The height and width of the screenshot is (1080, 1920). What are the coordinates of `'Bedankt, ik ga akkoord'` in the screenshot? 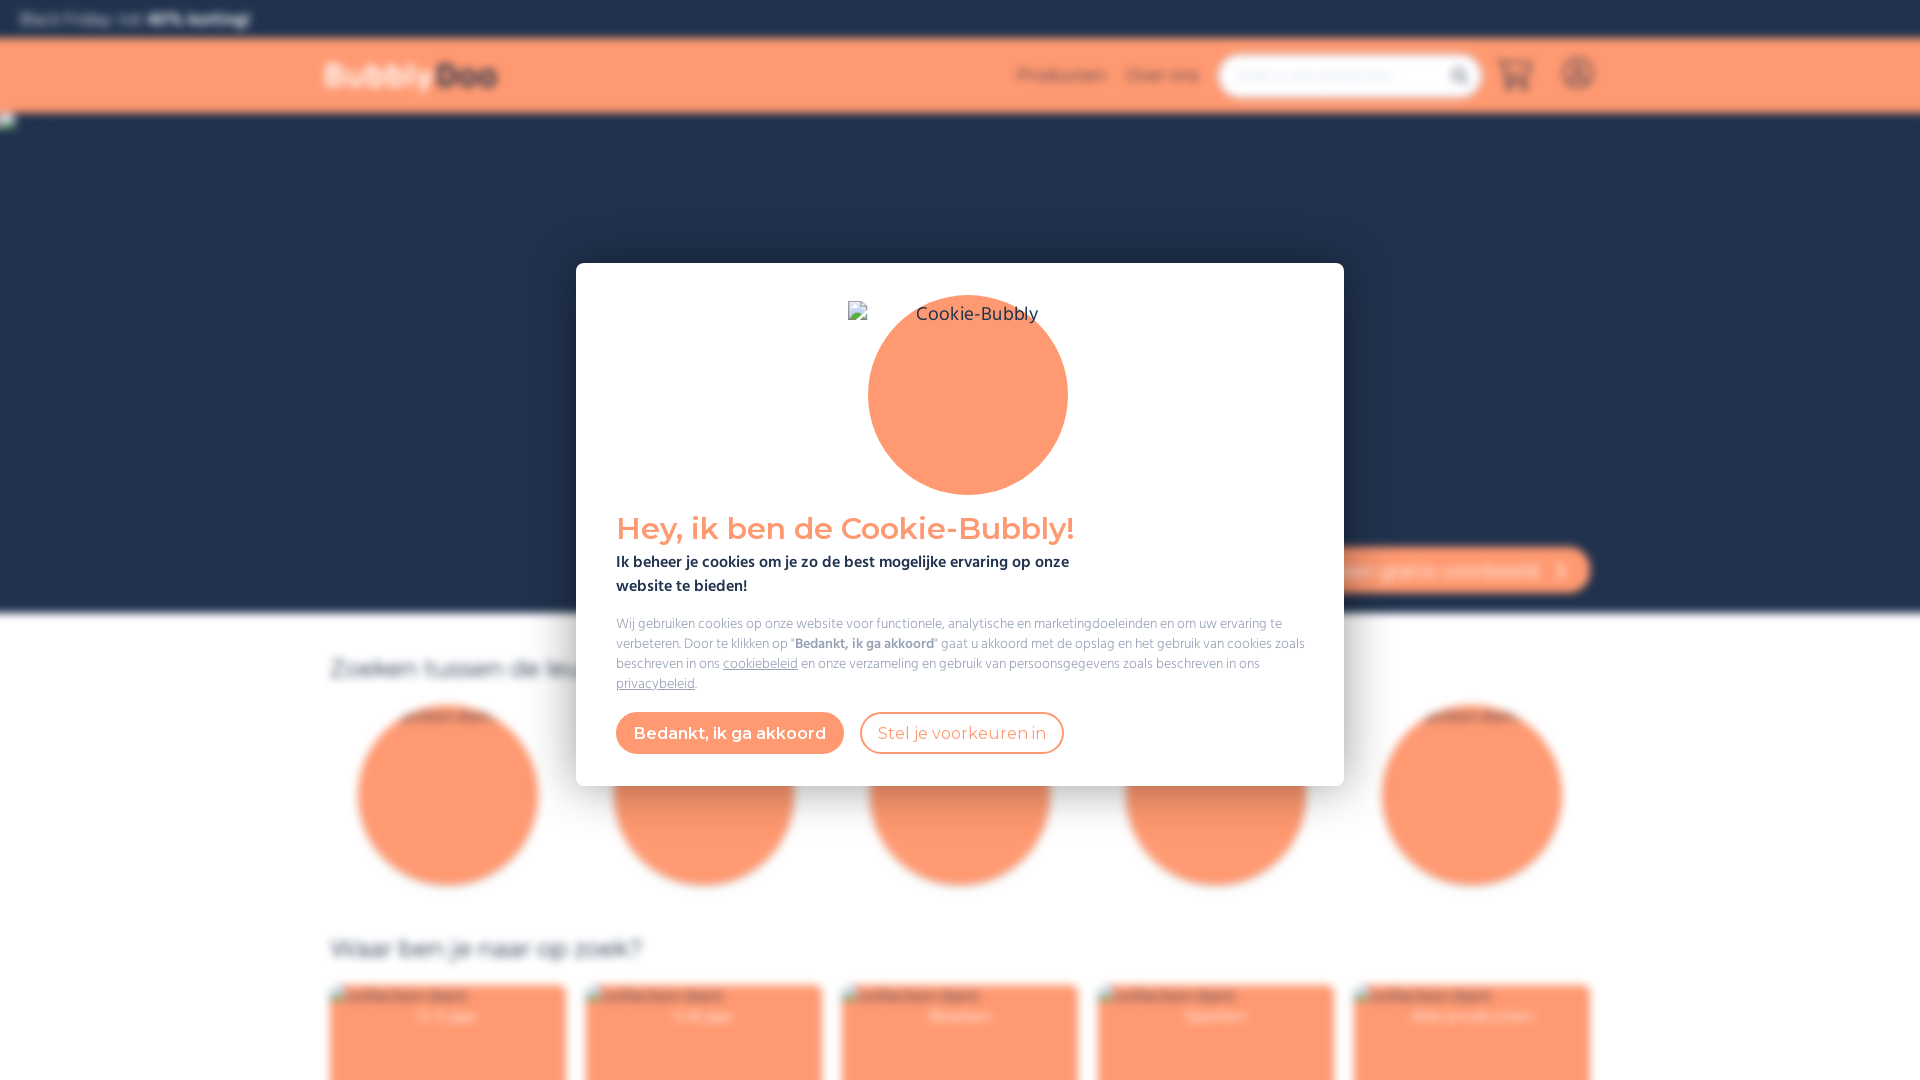 It's located at (728, 732).